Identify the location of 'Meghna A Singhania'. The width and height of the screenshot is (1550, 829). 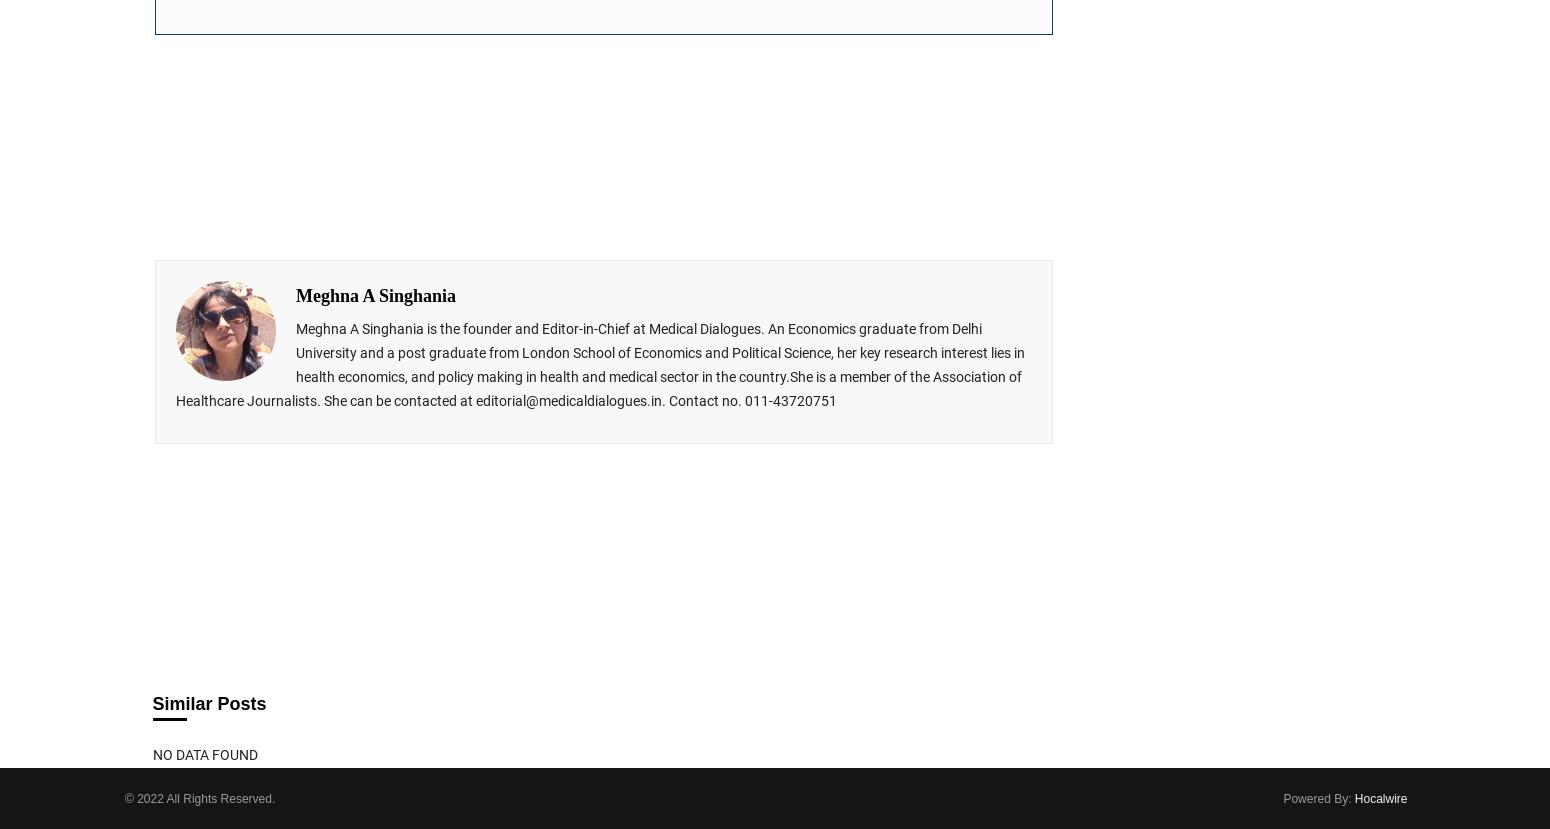
(375, 294).